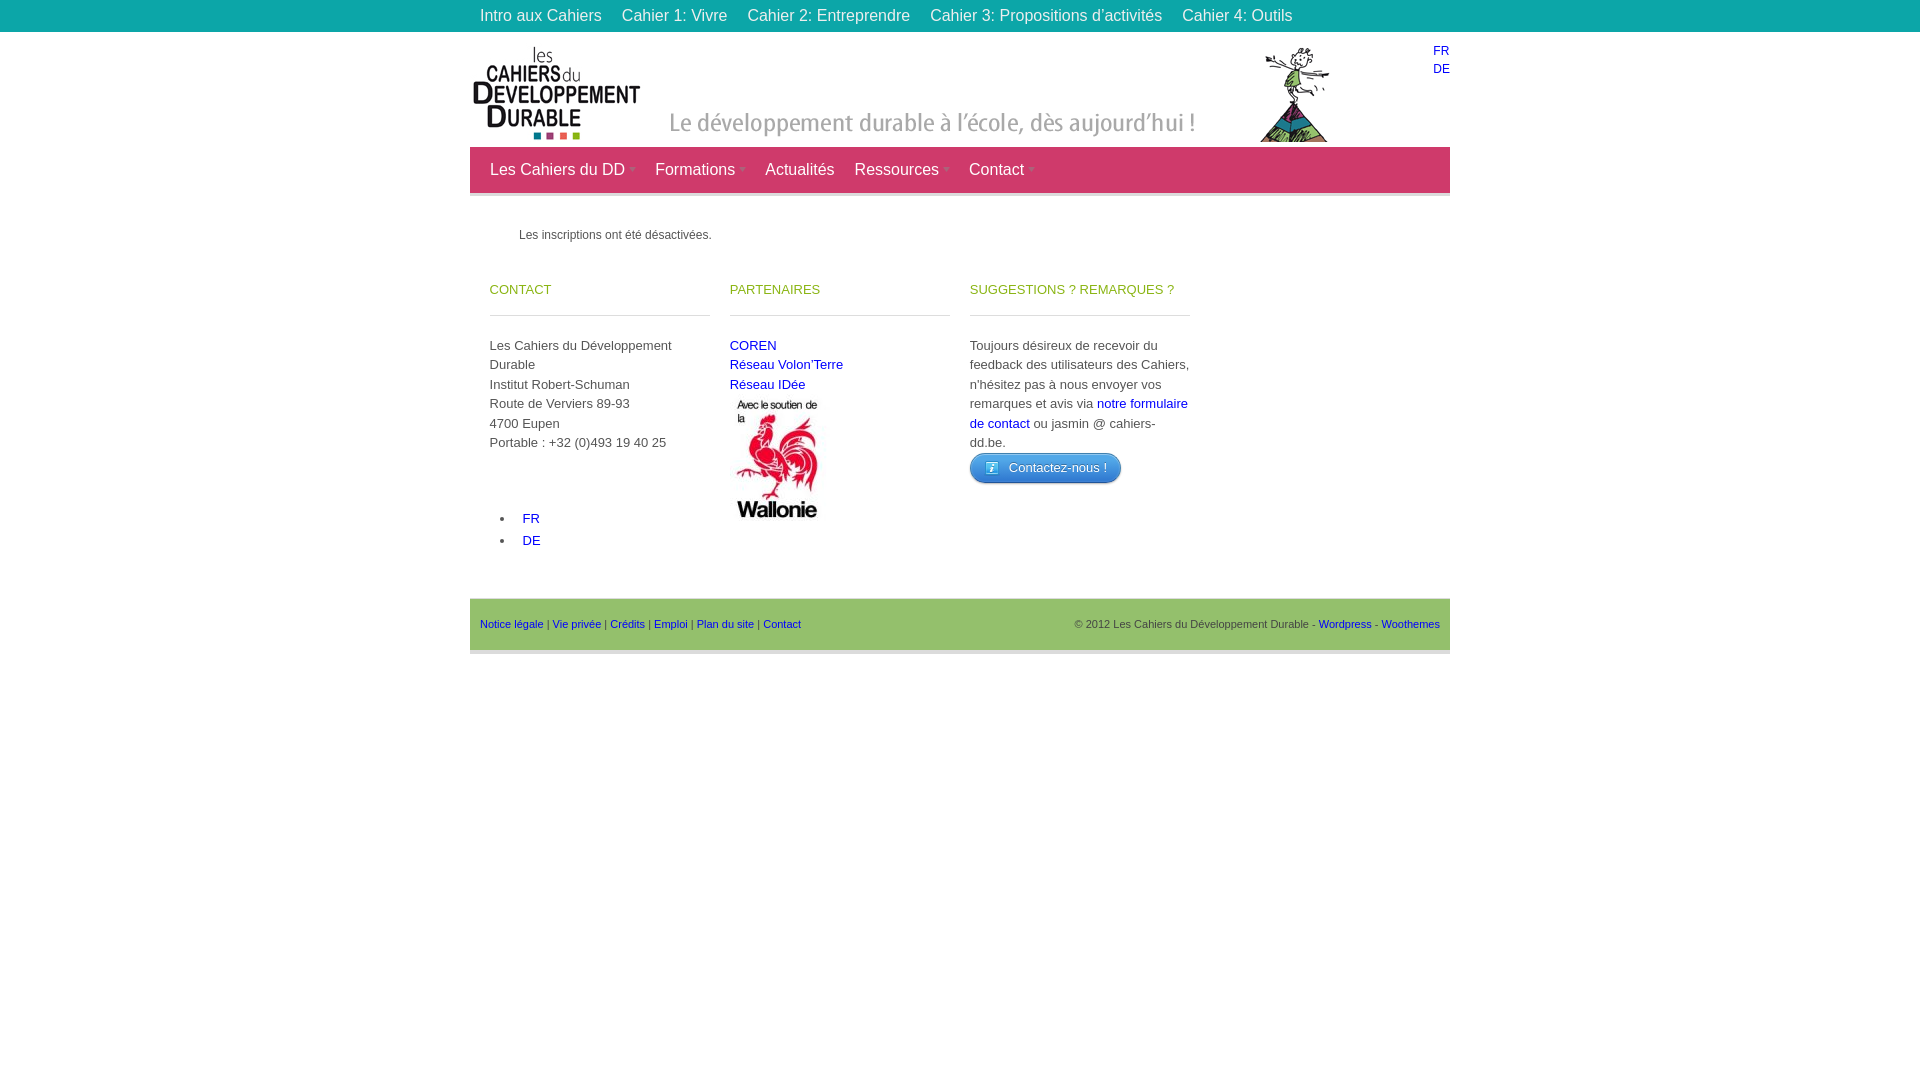  What do you see at coordinates (541, 15) in the screenshot?
I see `'Intro aux Cahiers'` at bounding box center [541, 15].